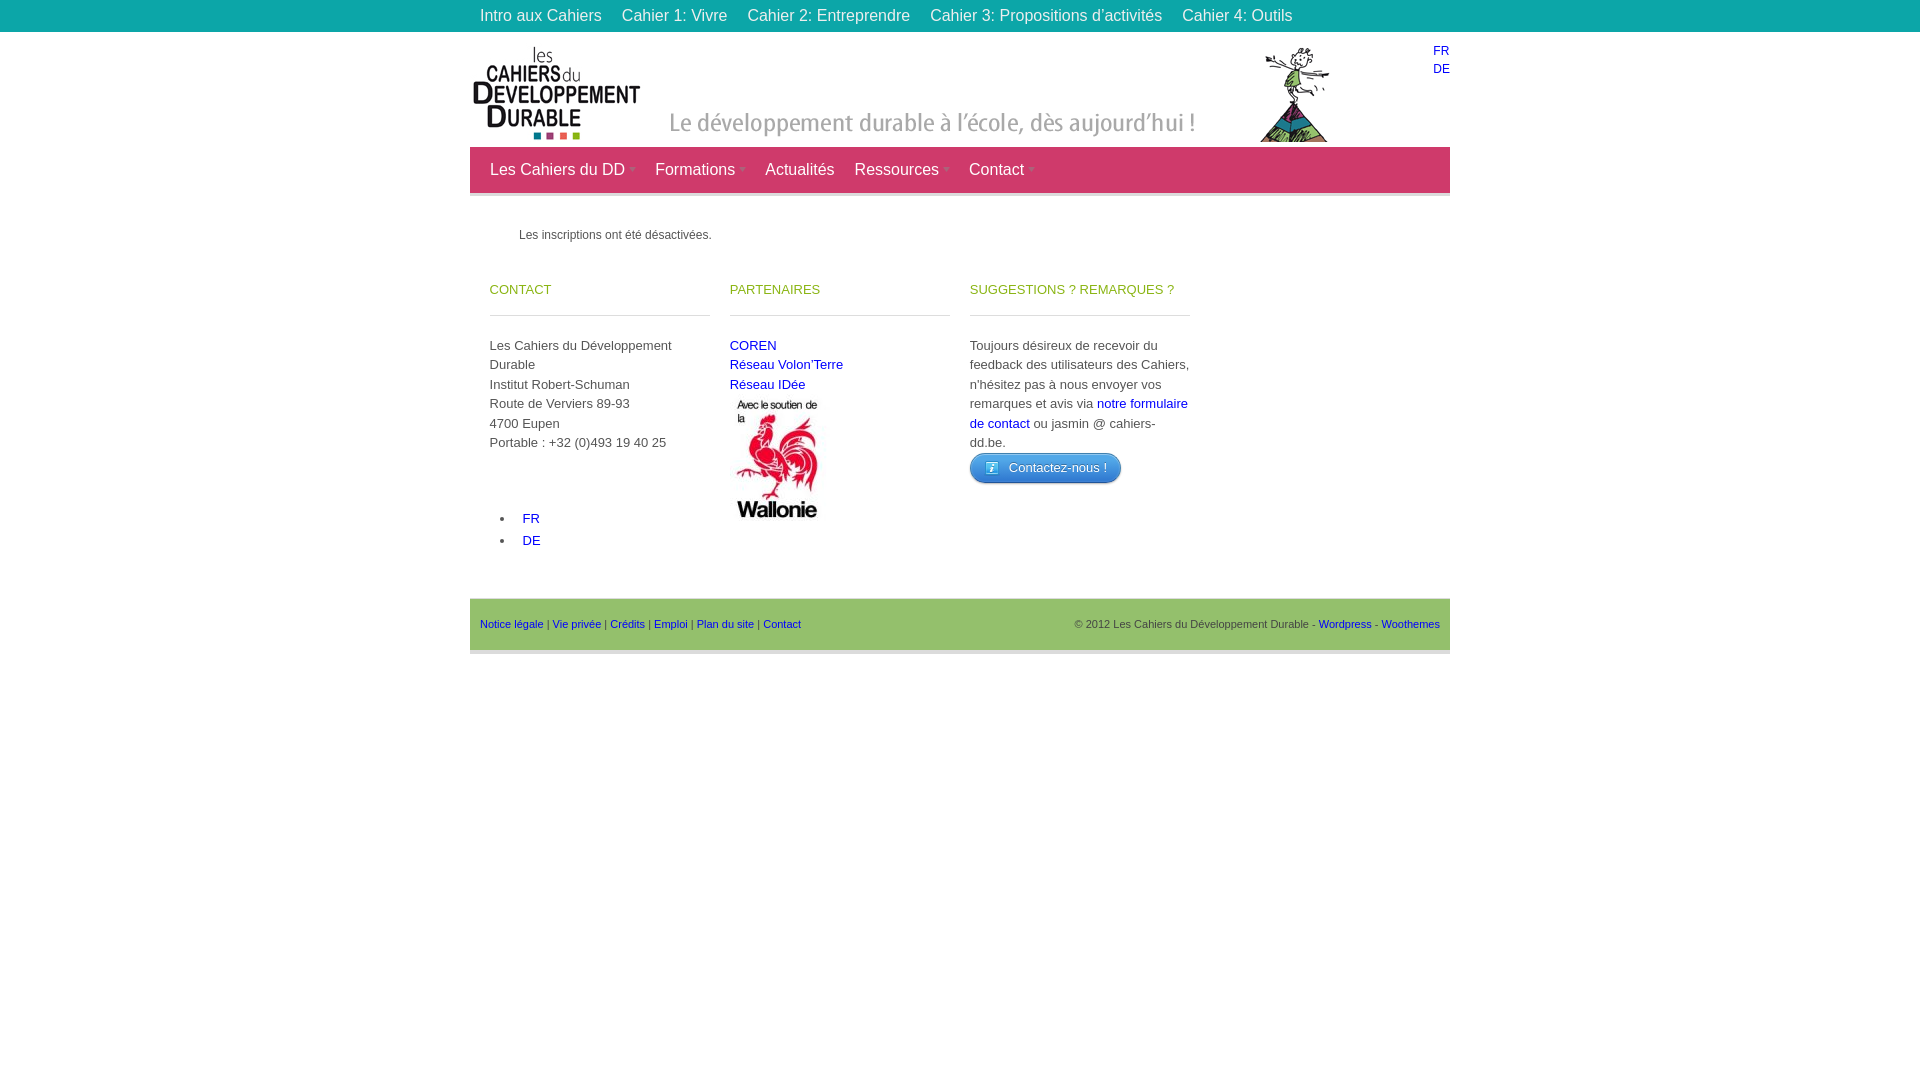  What do you see at coordinates (541, 15) in the screenshot?
I see `'Intro aux Cahiers'` at bounding box center [541, 15].